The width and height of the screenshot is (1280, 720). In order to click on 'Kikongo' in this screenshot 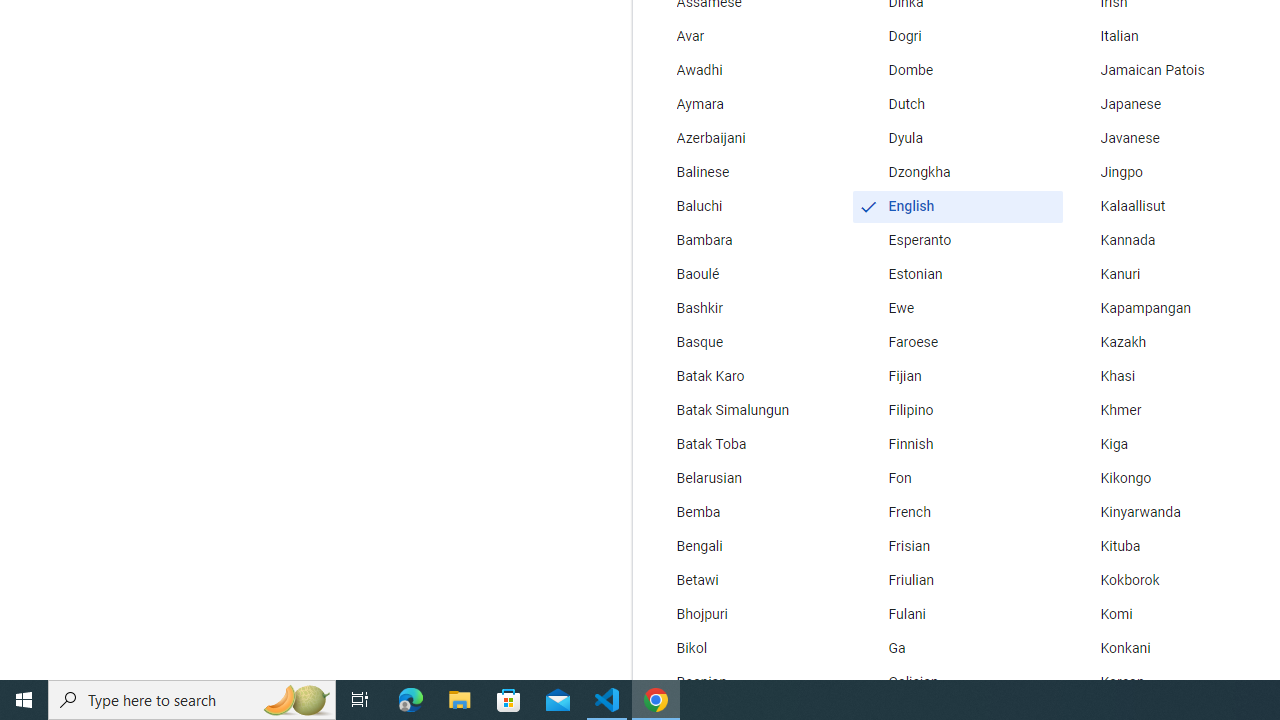, I will do `click(1169, 479)`.